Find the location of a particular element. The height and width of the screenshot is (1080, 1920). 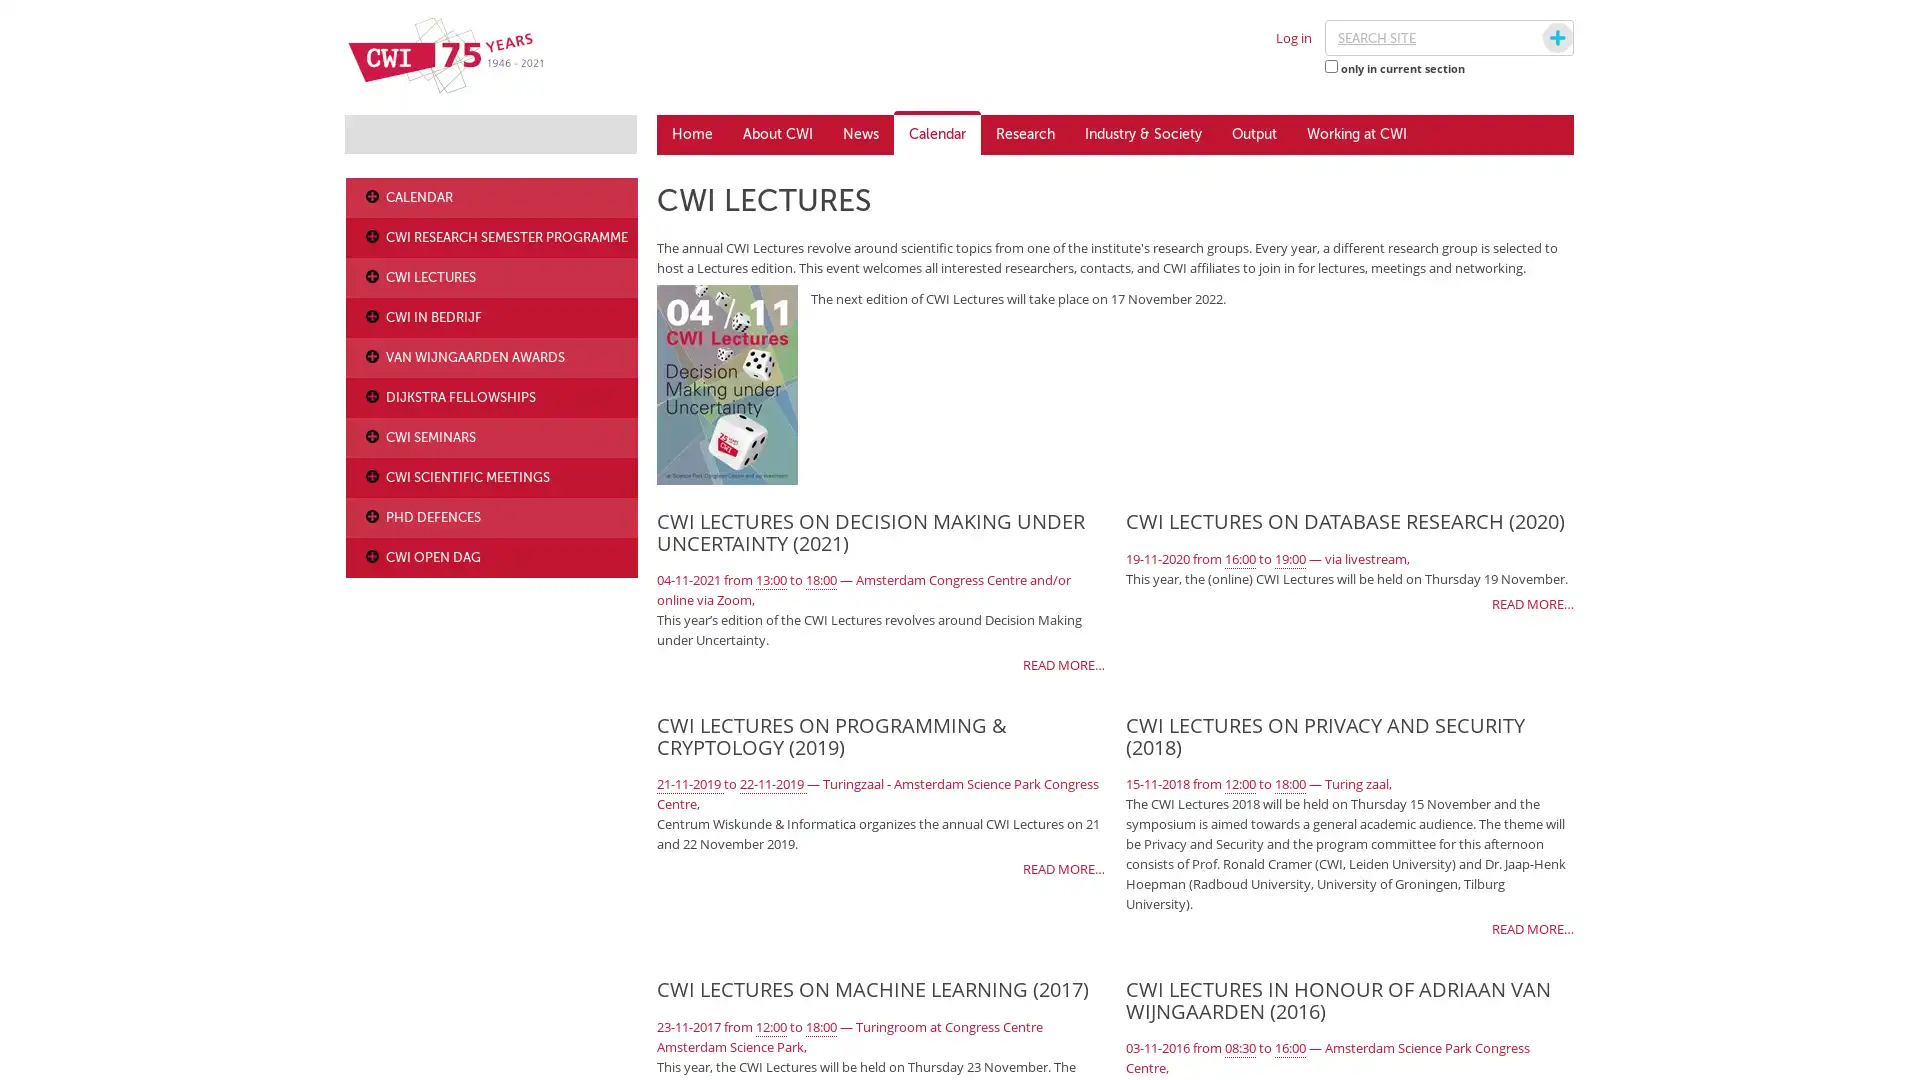

Search is located at coordinates (1538, 38).